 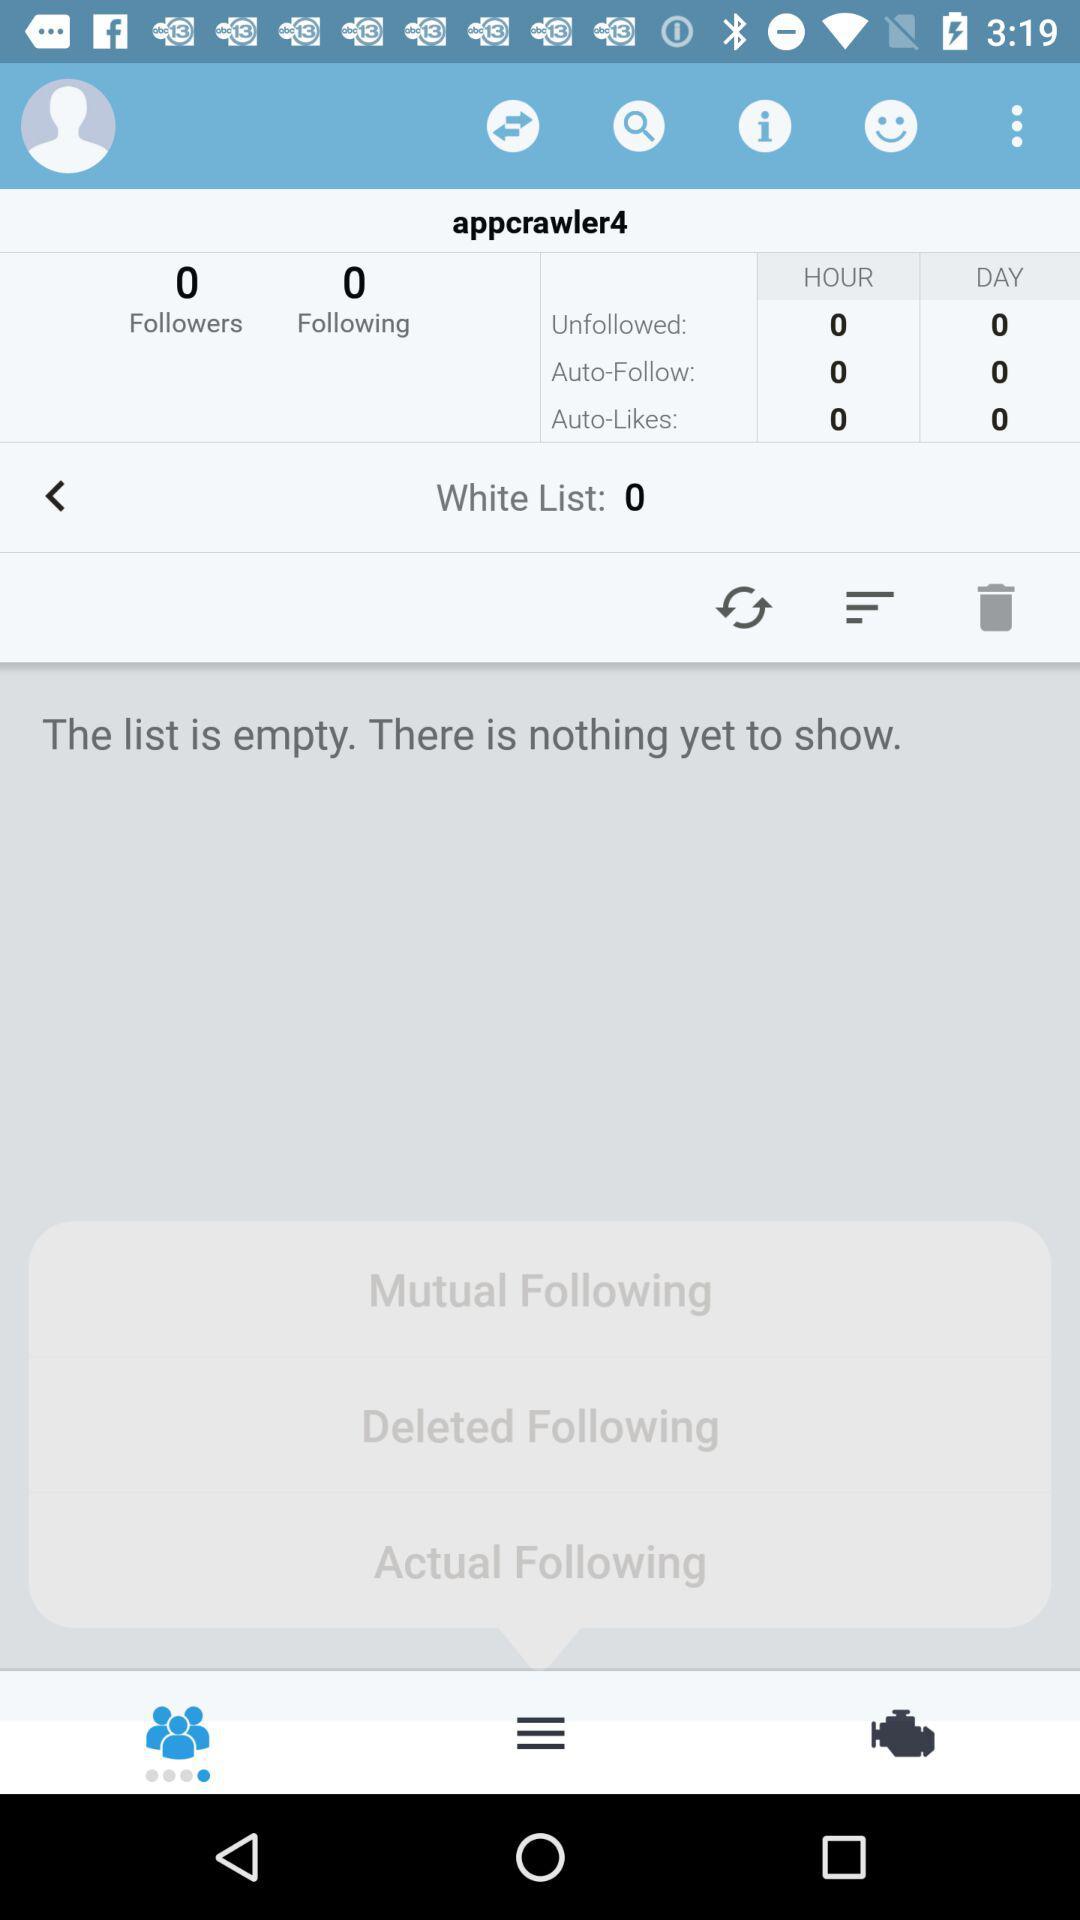 I want to click on the refresh icon, so click(x=744, y=606).